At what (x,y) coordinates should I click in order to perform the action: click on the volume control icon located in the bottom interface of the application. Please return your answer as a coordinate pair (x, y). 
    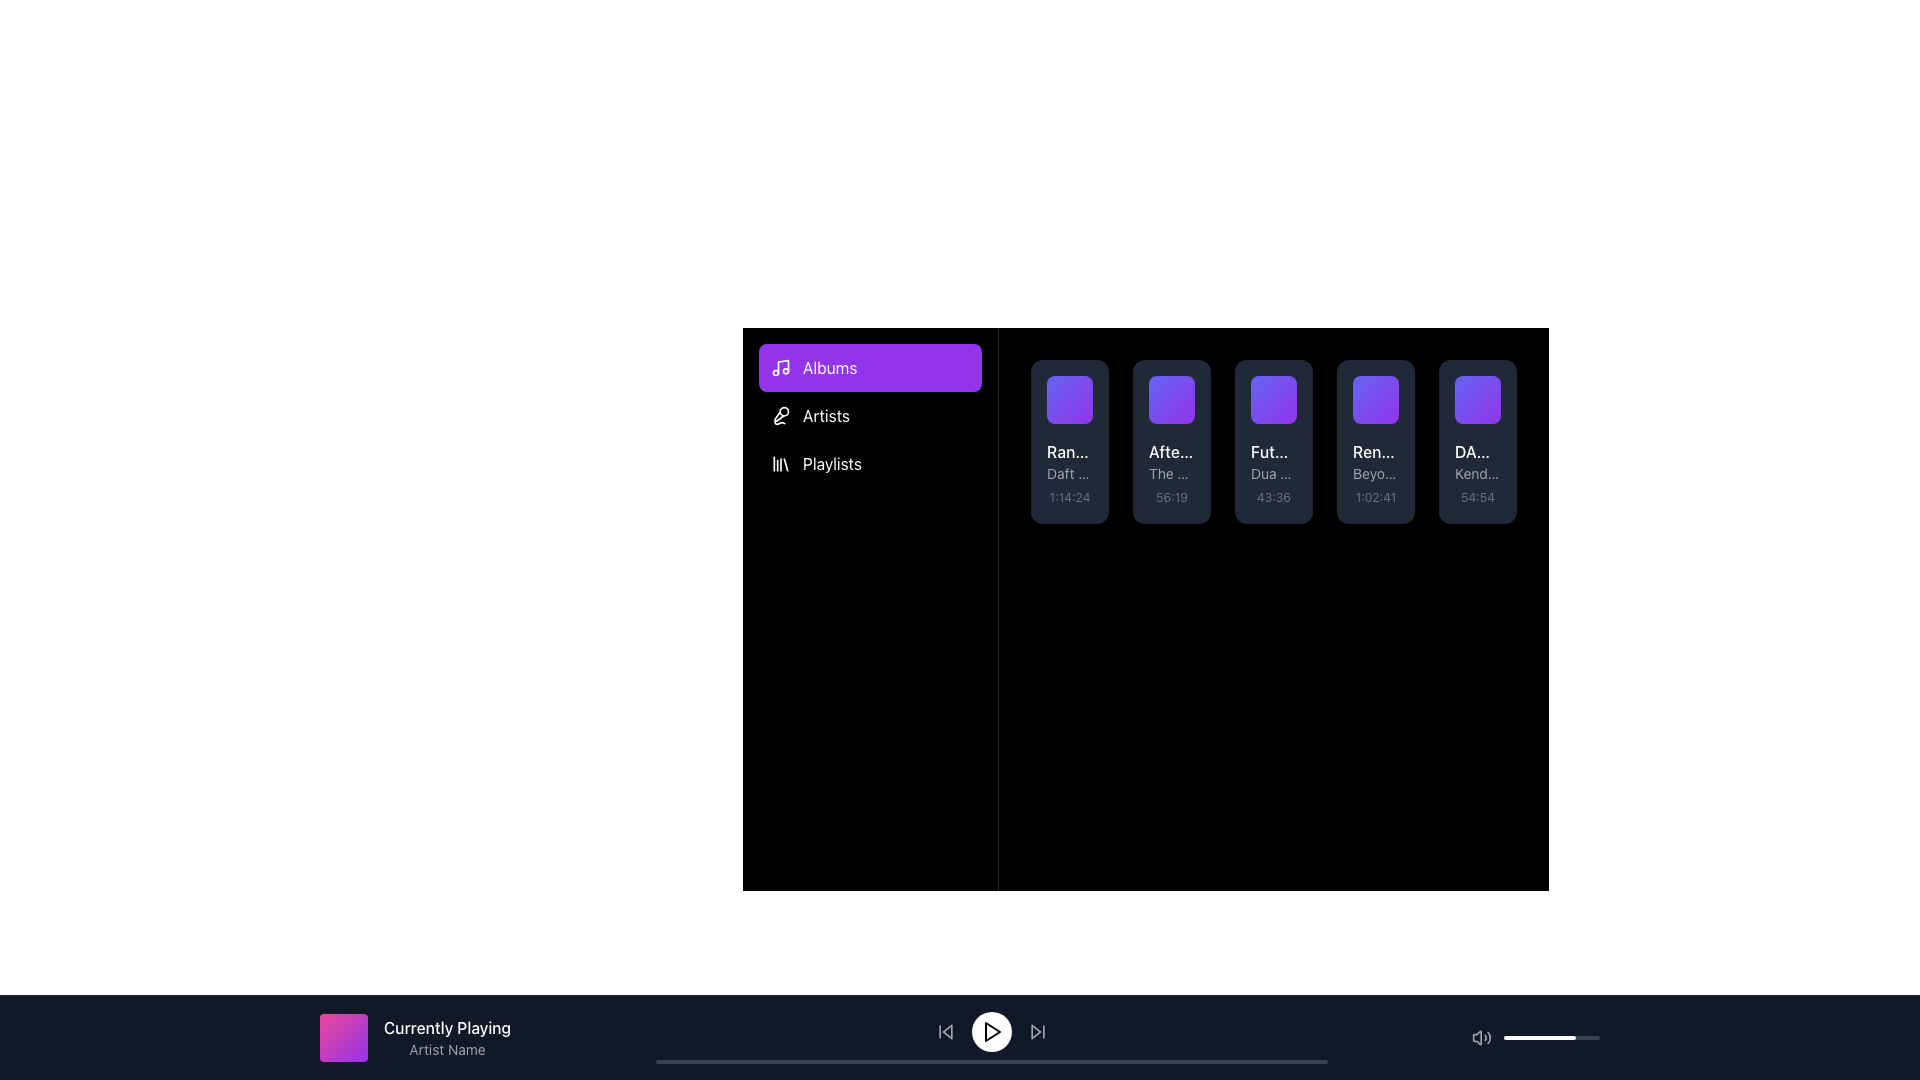
    Looking at the image, I should click on (1477, 1036).